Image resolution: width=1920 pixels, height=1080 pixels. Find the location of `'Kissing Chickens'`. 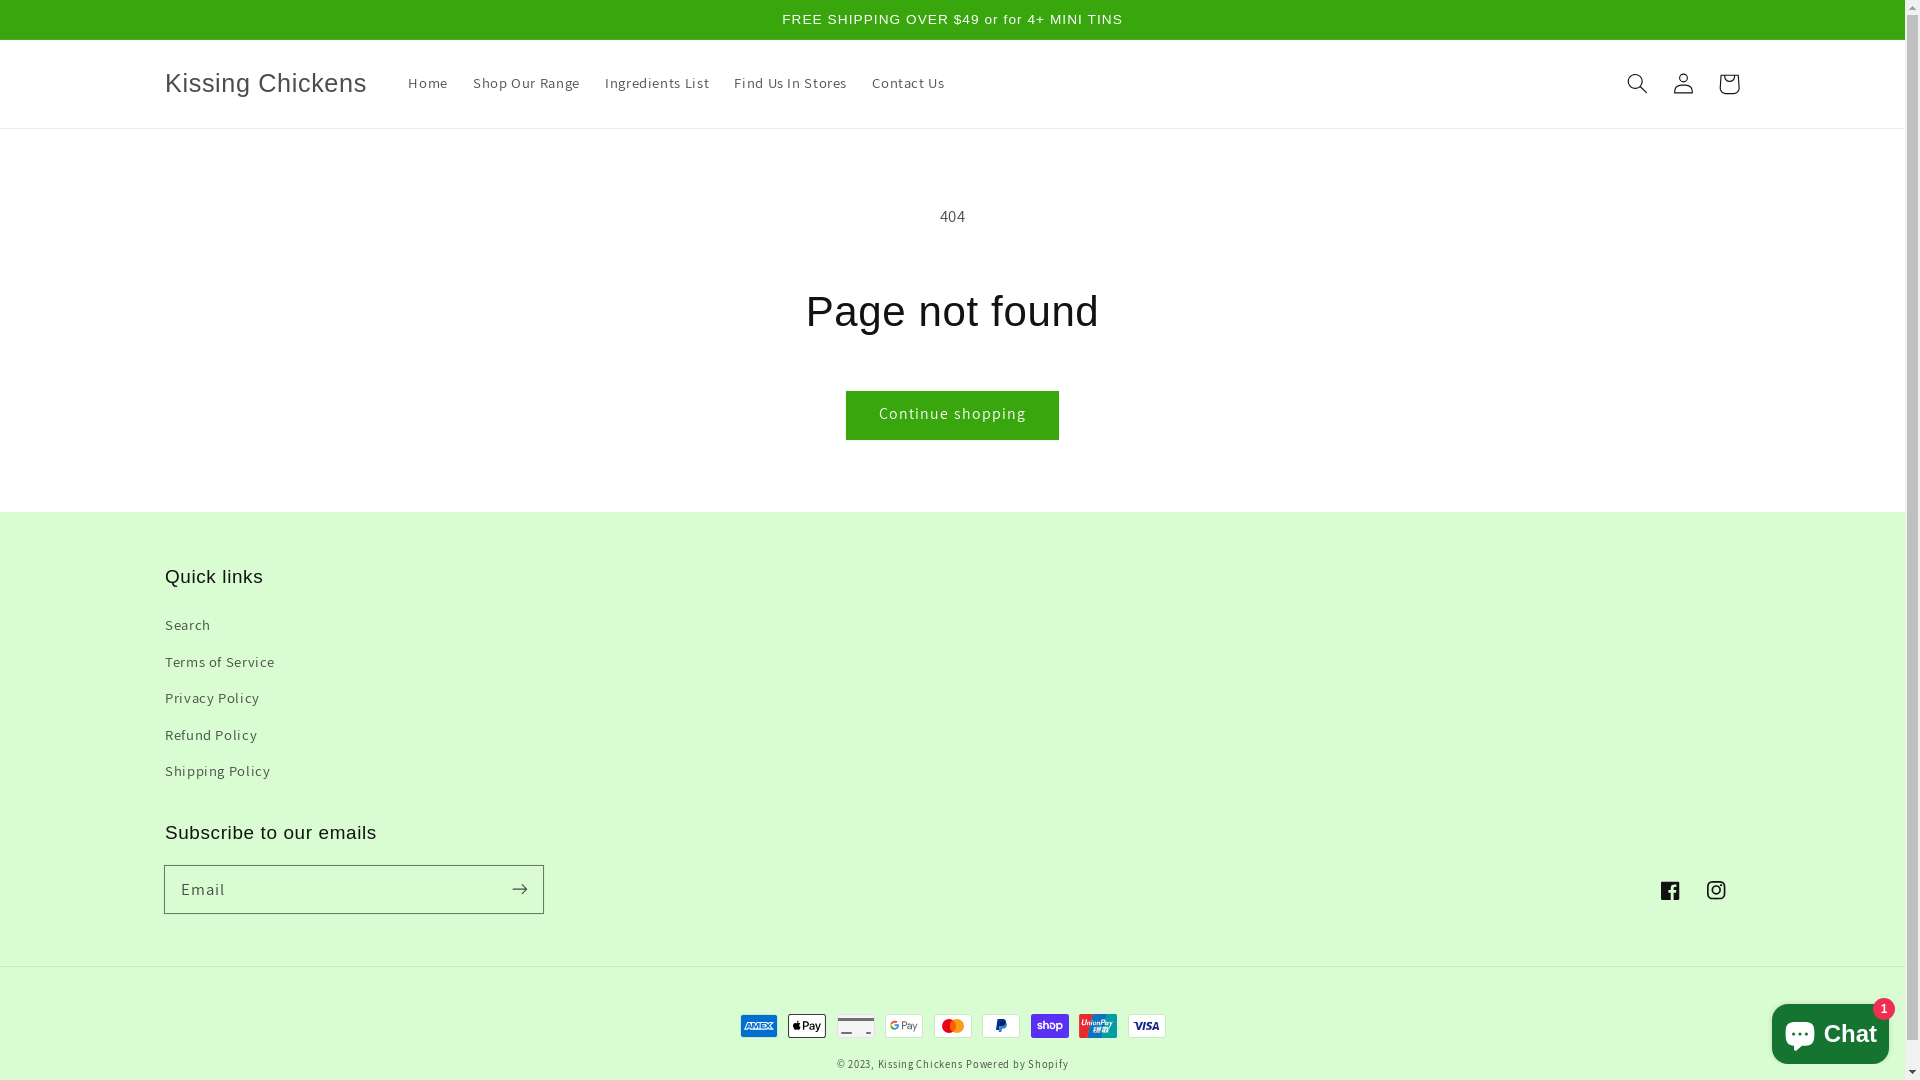

'Kissing Chickens' is located at coordinates (264, 82).